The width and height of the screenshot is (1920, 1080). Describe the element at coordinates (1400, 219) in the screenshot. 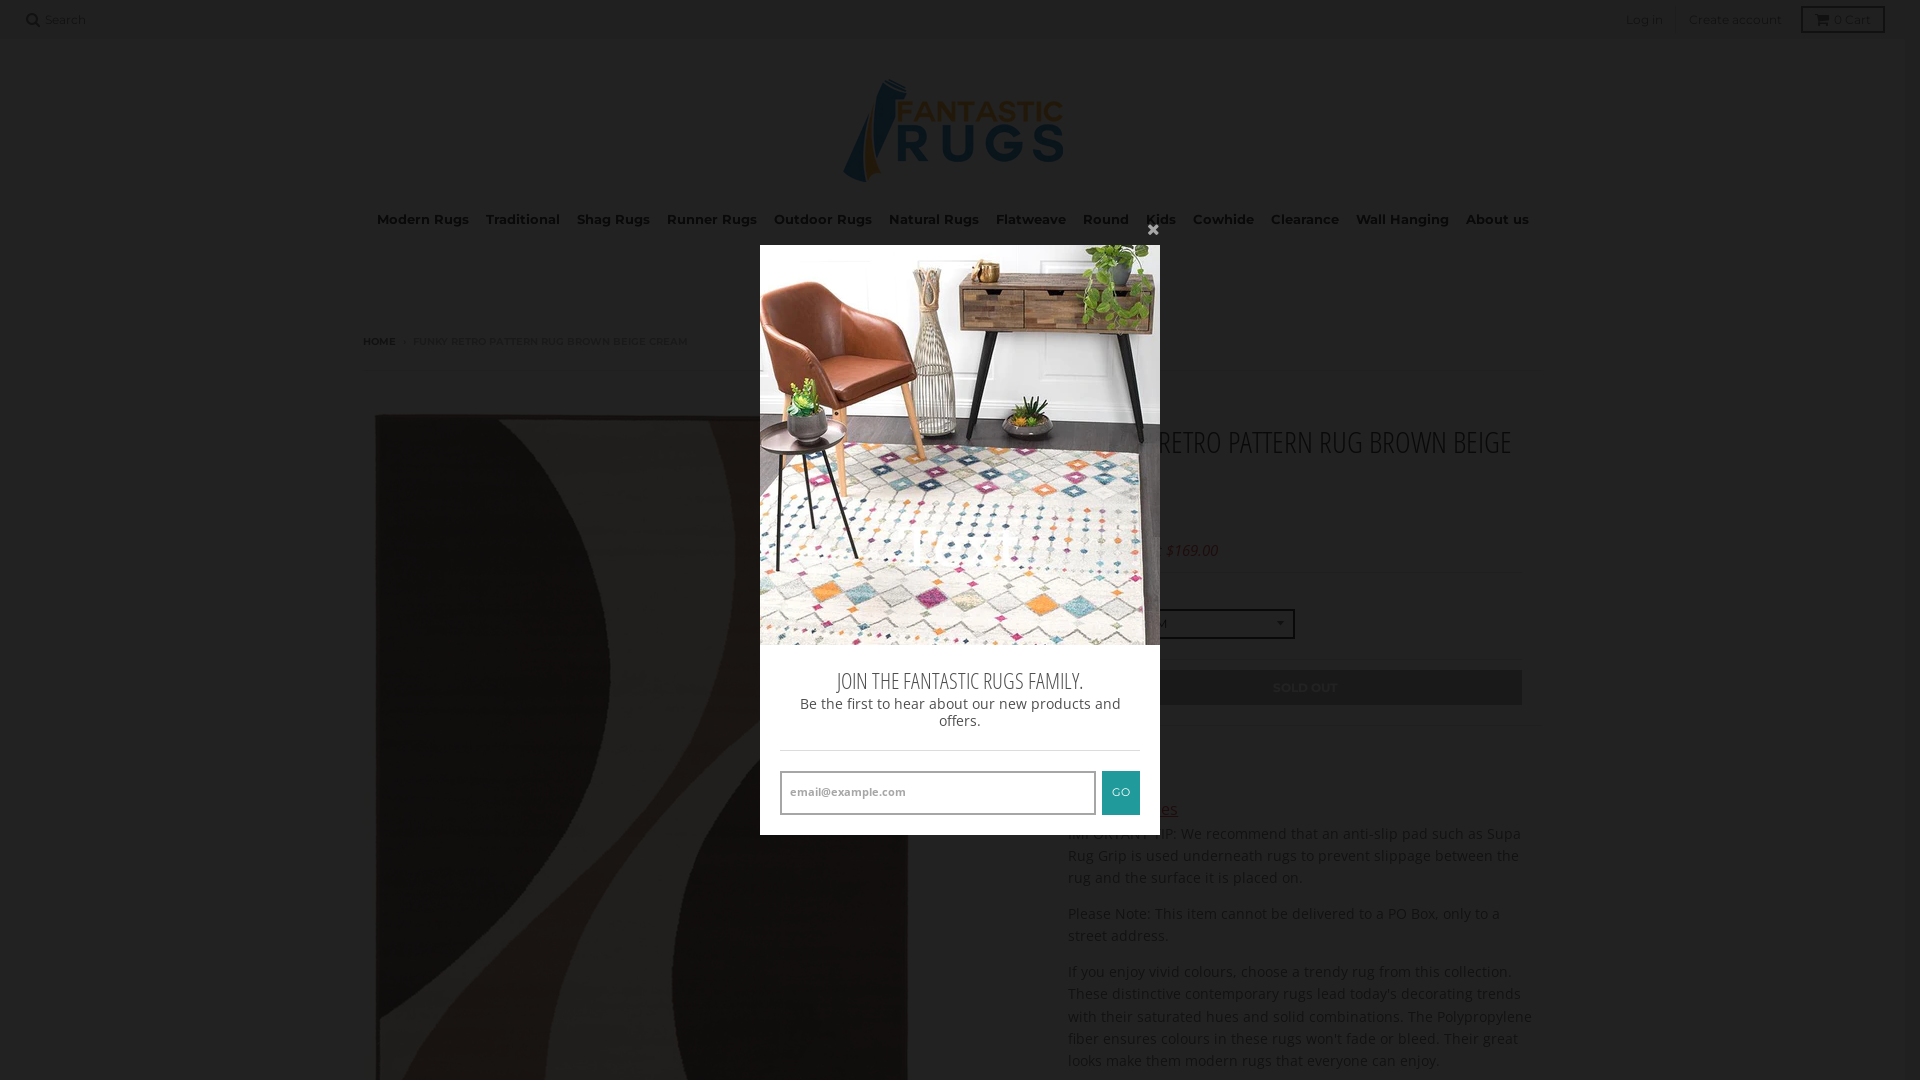

I see `'Wall Hanging'` at that location.